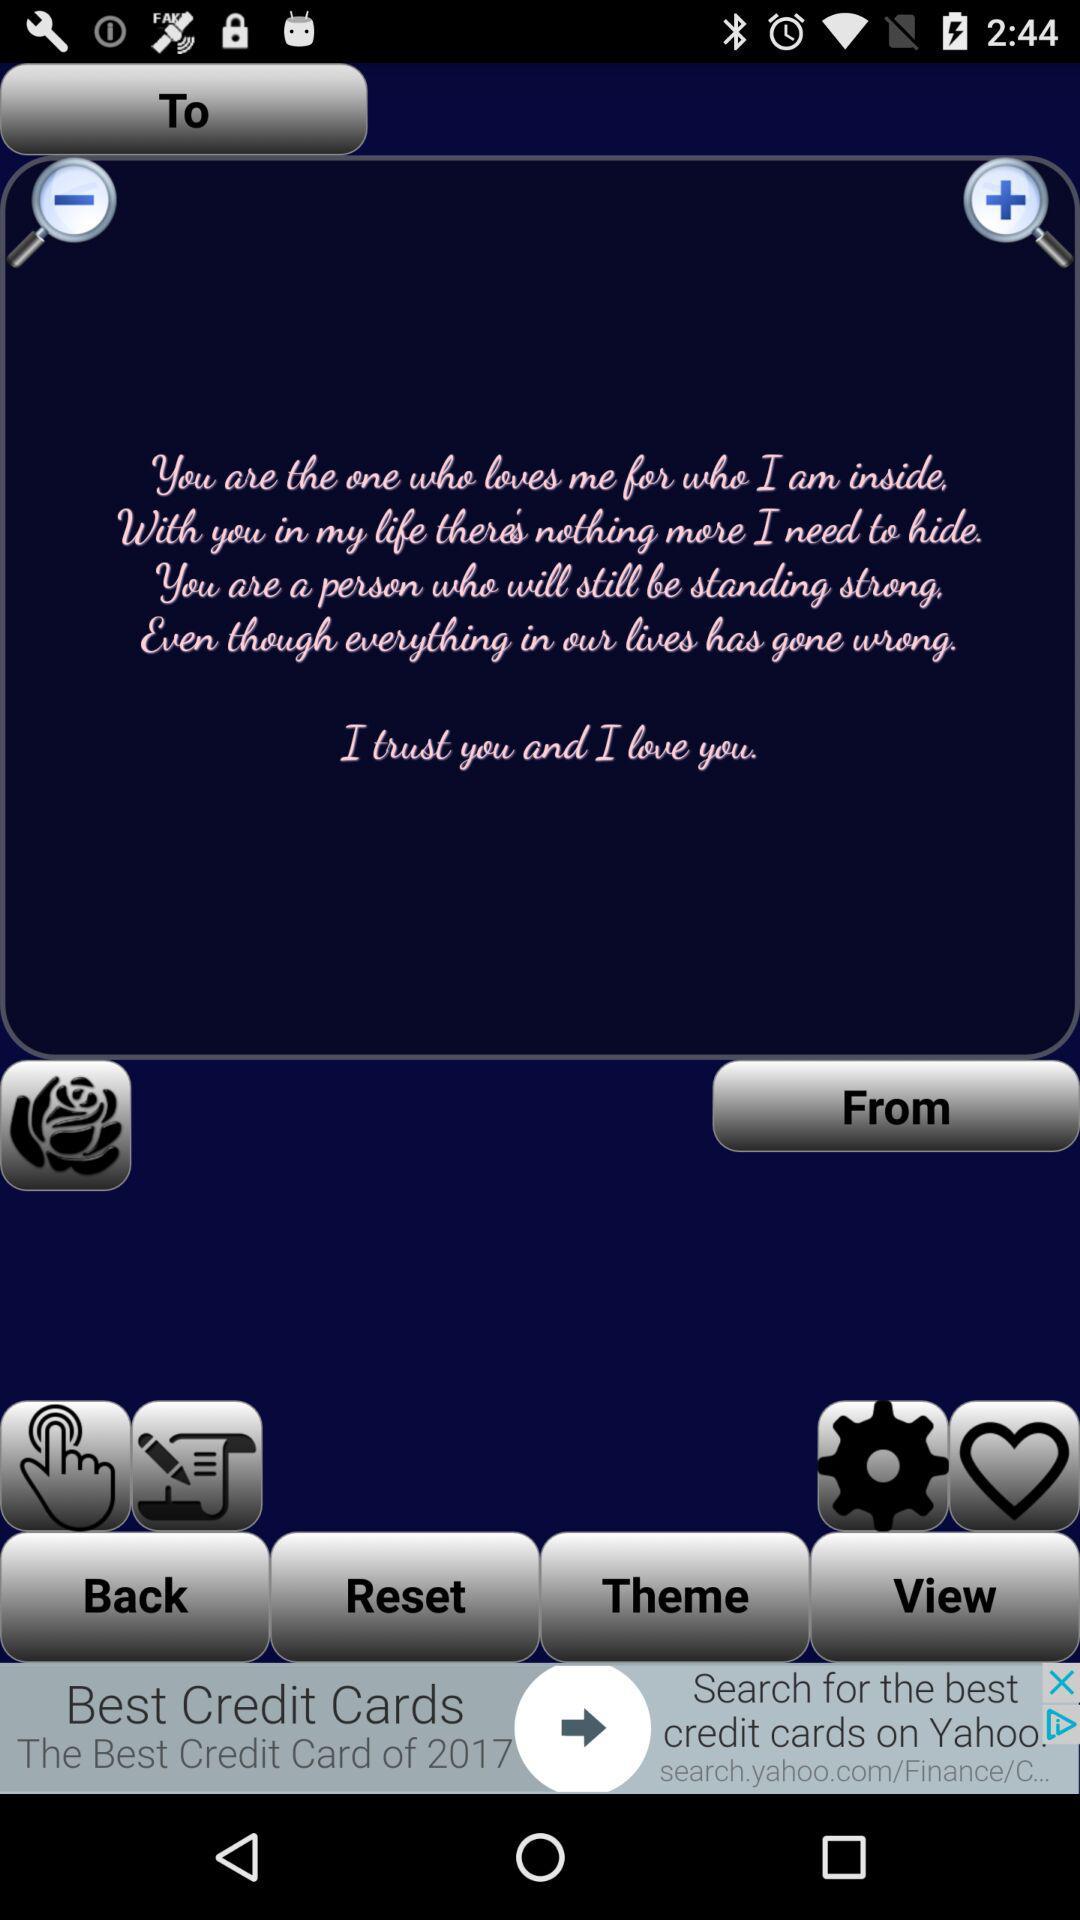  I want to click on advertisement link, so click(540, 1727).